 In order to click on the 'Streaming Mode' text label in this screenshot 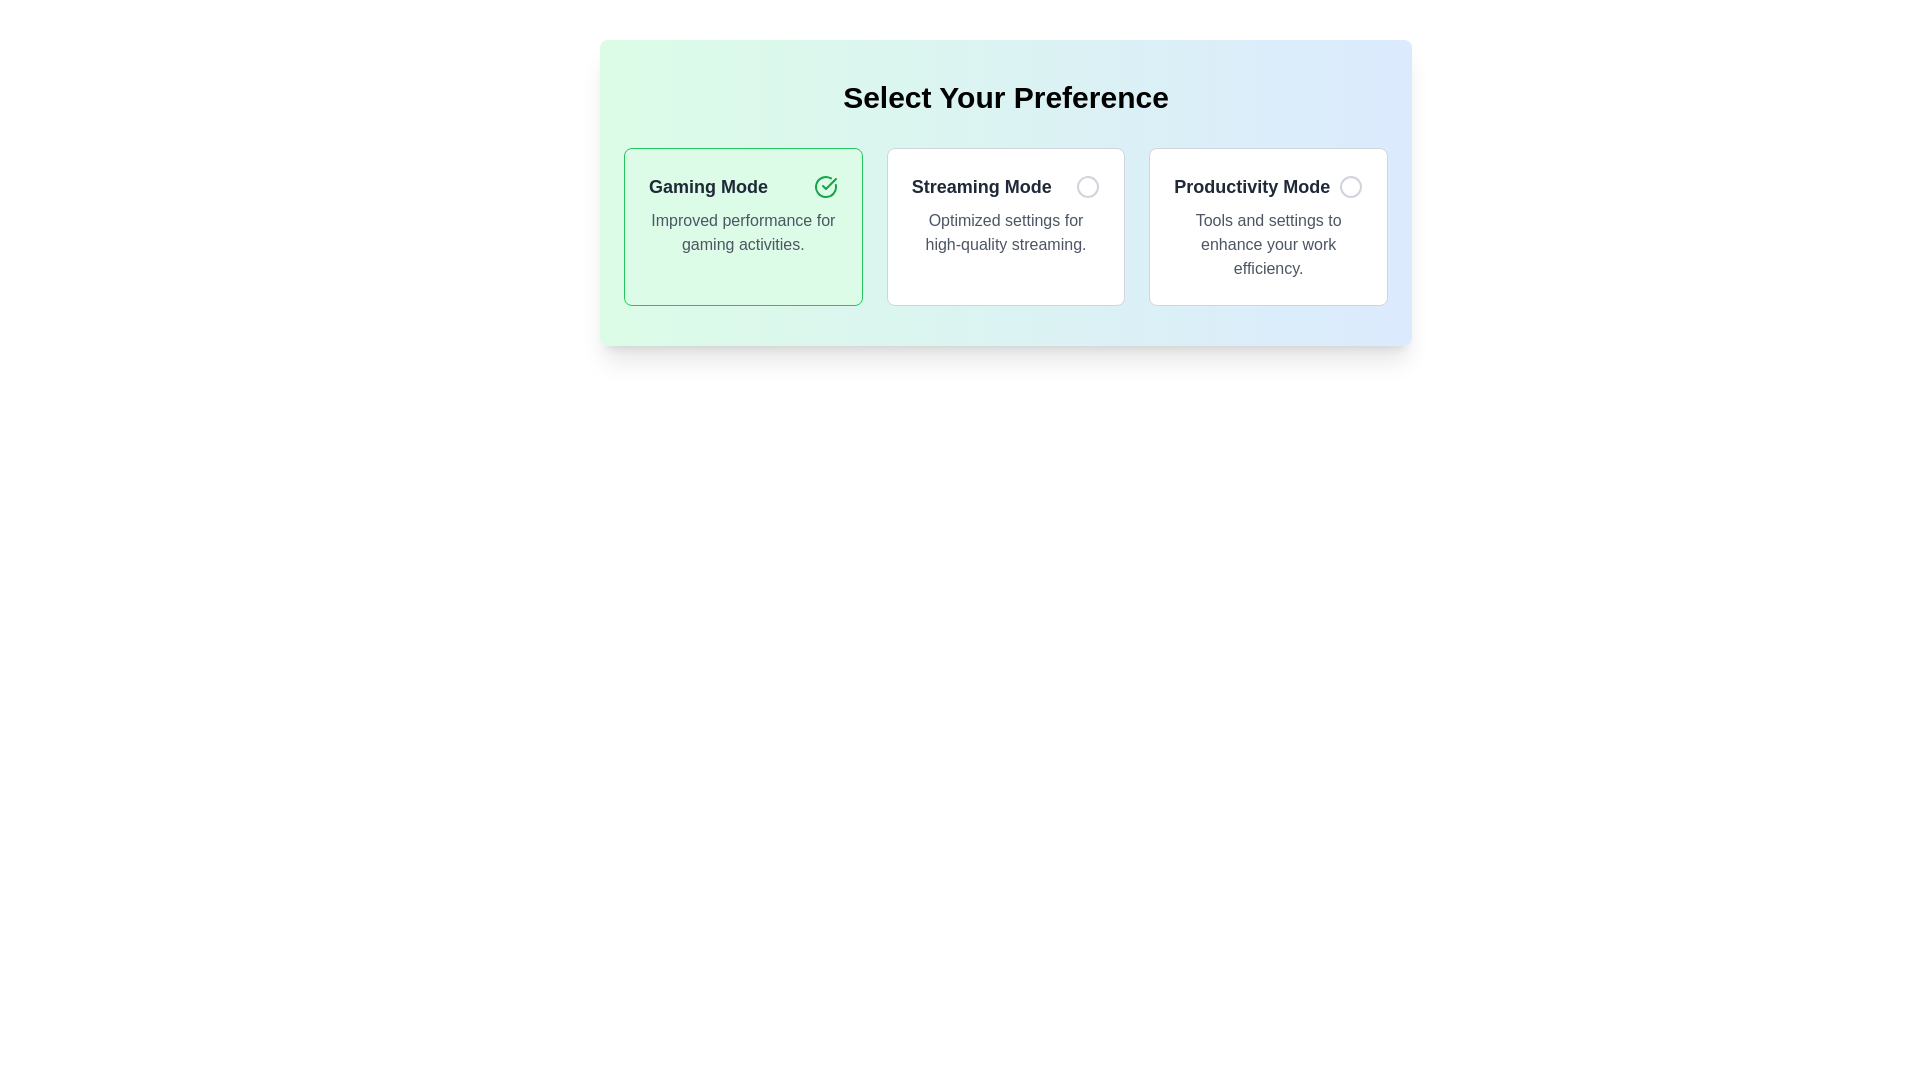, I will do `click(981, 186)`.